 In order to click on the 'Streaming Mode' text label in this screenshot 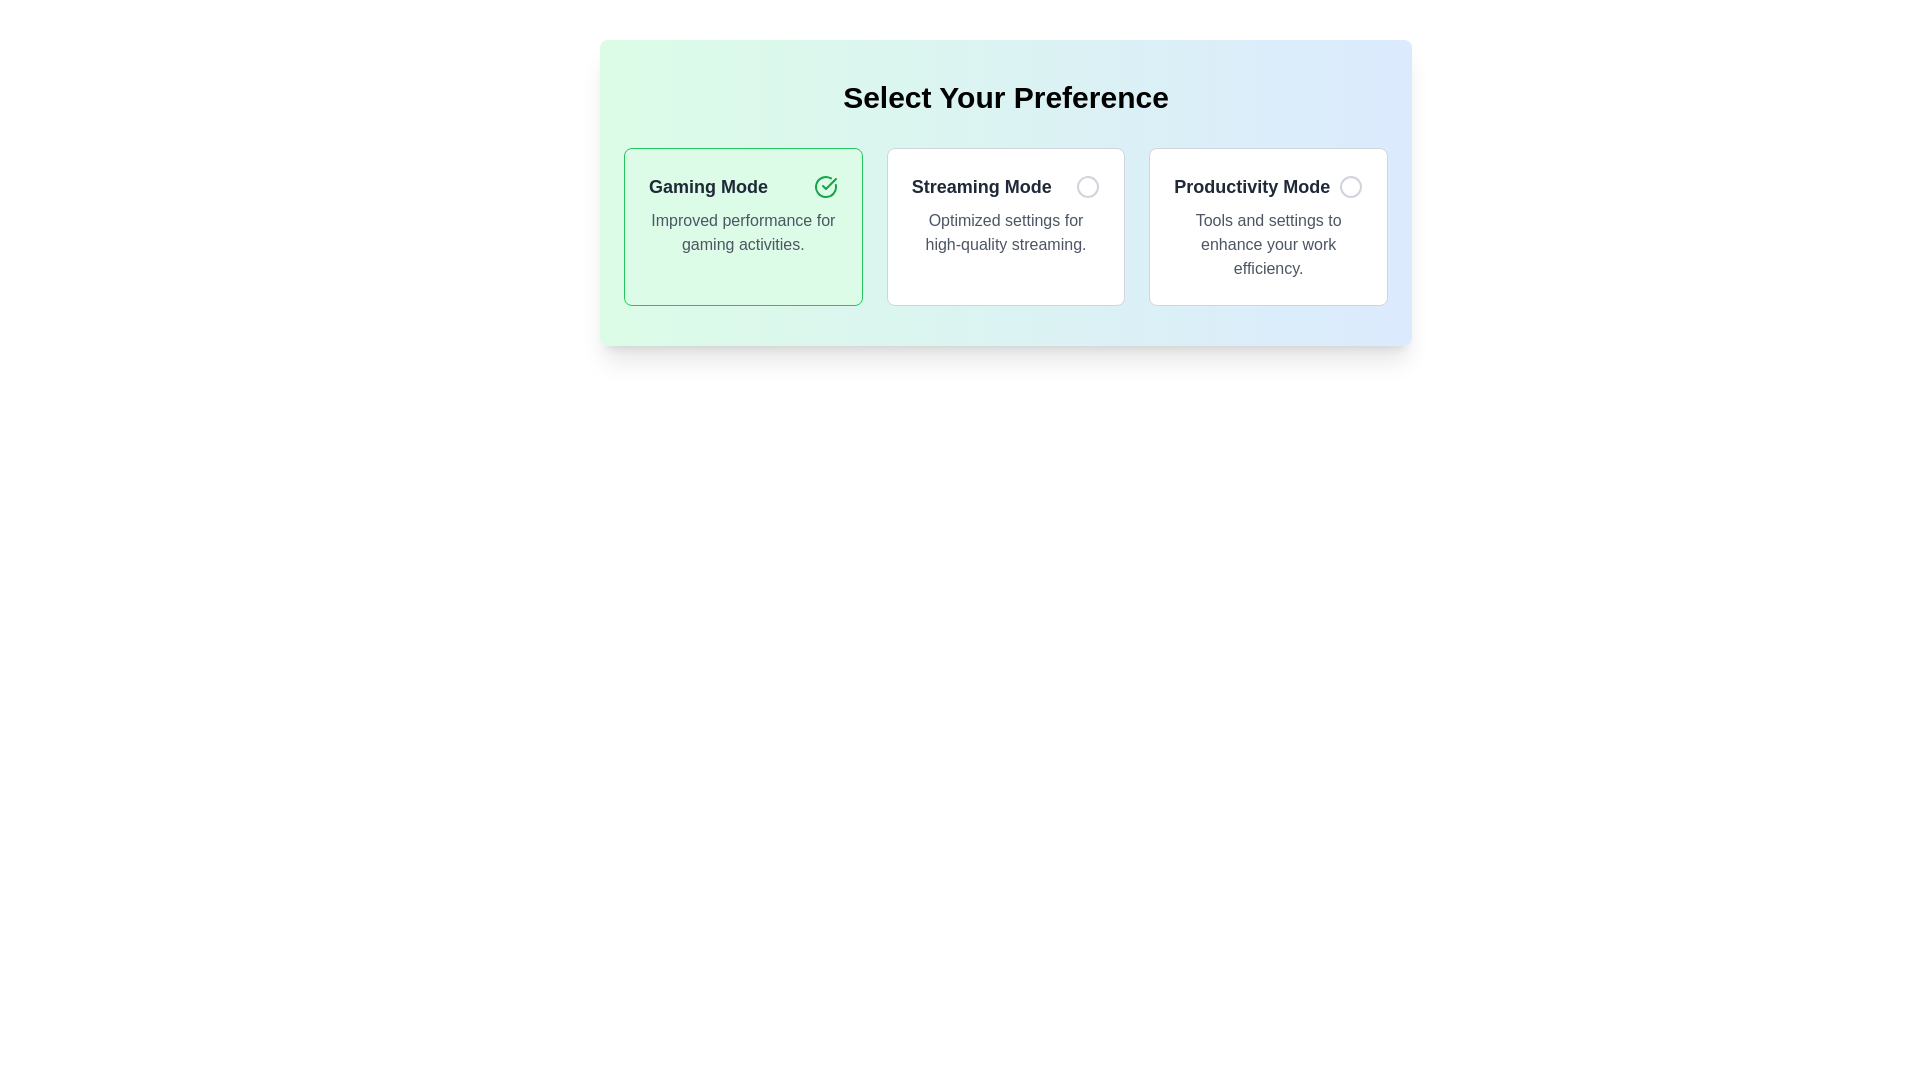, I will do `click(981, 186)`.